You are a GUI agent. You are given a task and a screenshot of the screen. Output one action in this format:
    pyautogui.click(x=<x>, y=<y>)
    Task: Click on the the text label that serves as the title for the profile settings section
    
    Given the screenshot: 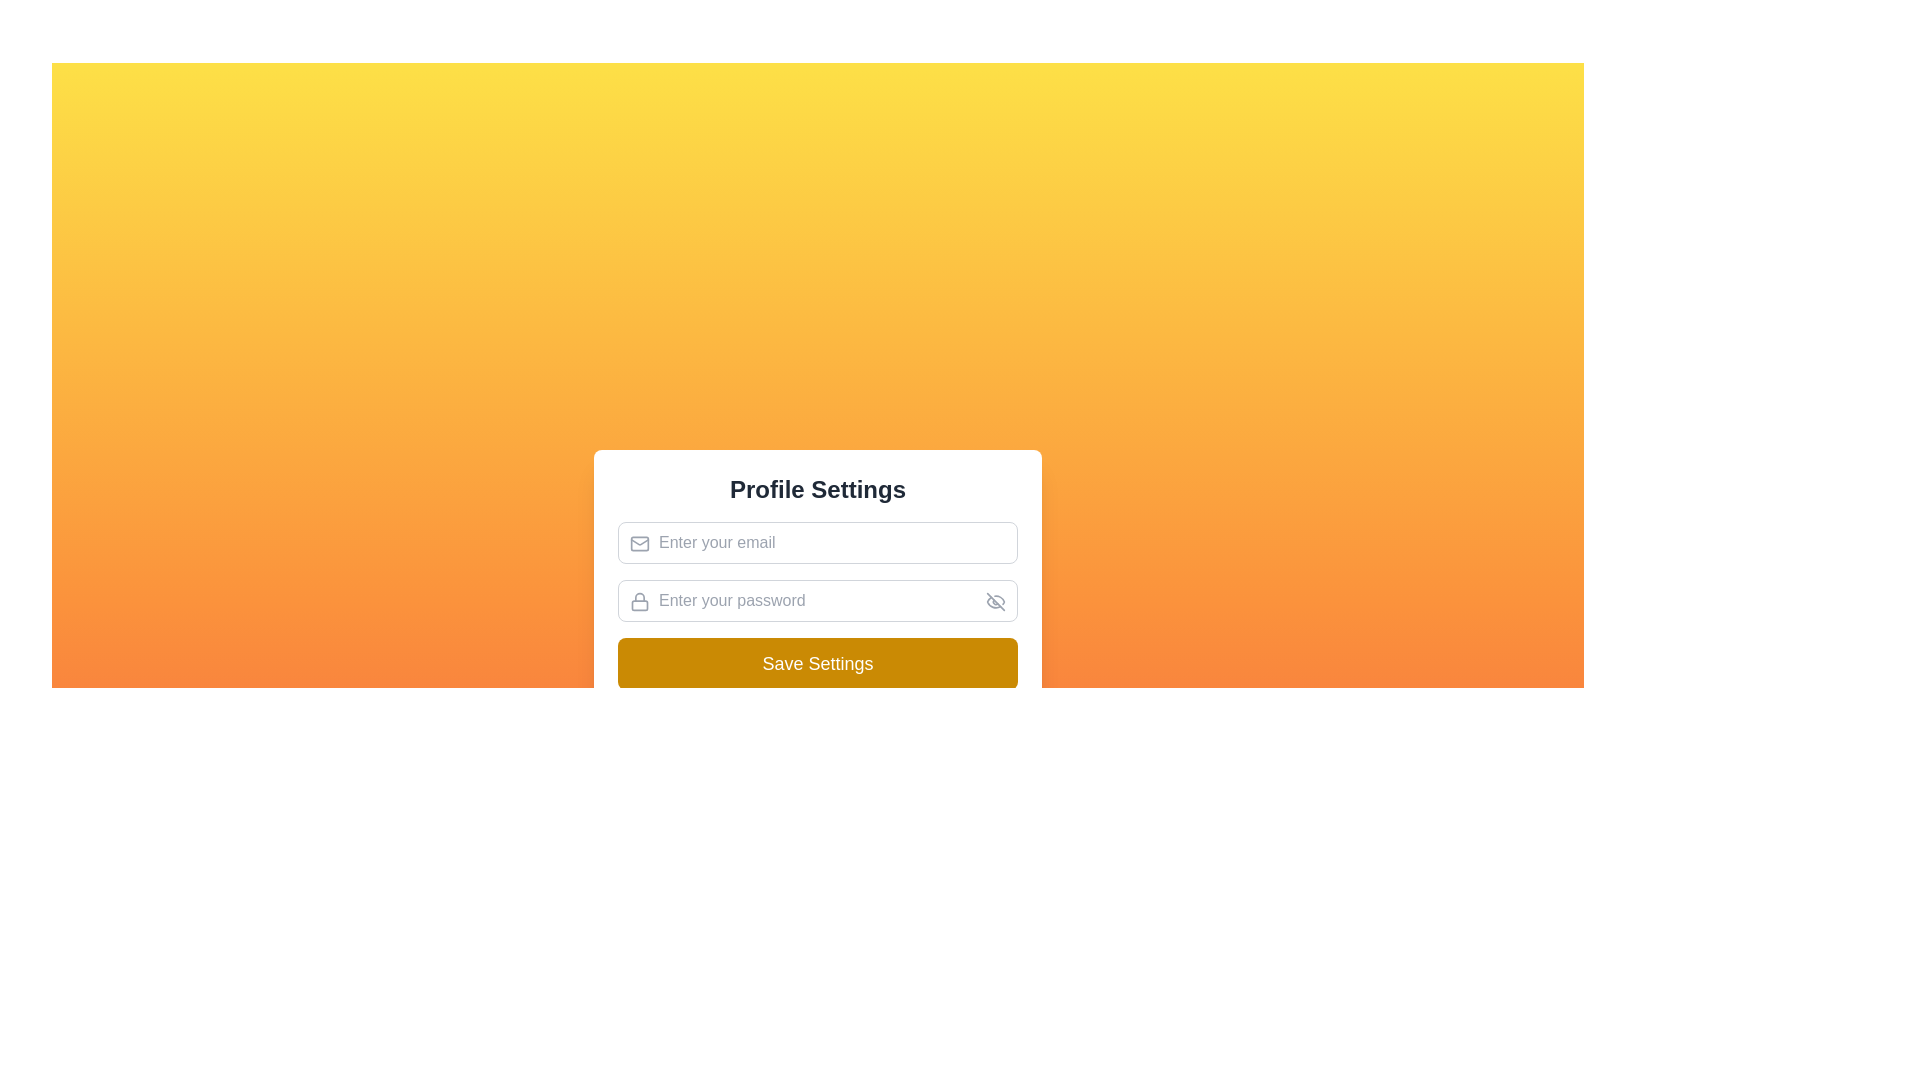 What is the action you would take?
    pyautogui.click(x=817, y=489)
    